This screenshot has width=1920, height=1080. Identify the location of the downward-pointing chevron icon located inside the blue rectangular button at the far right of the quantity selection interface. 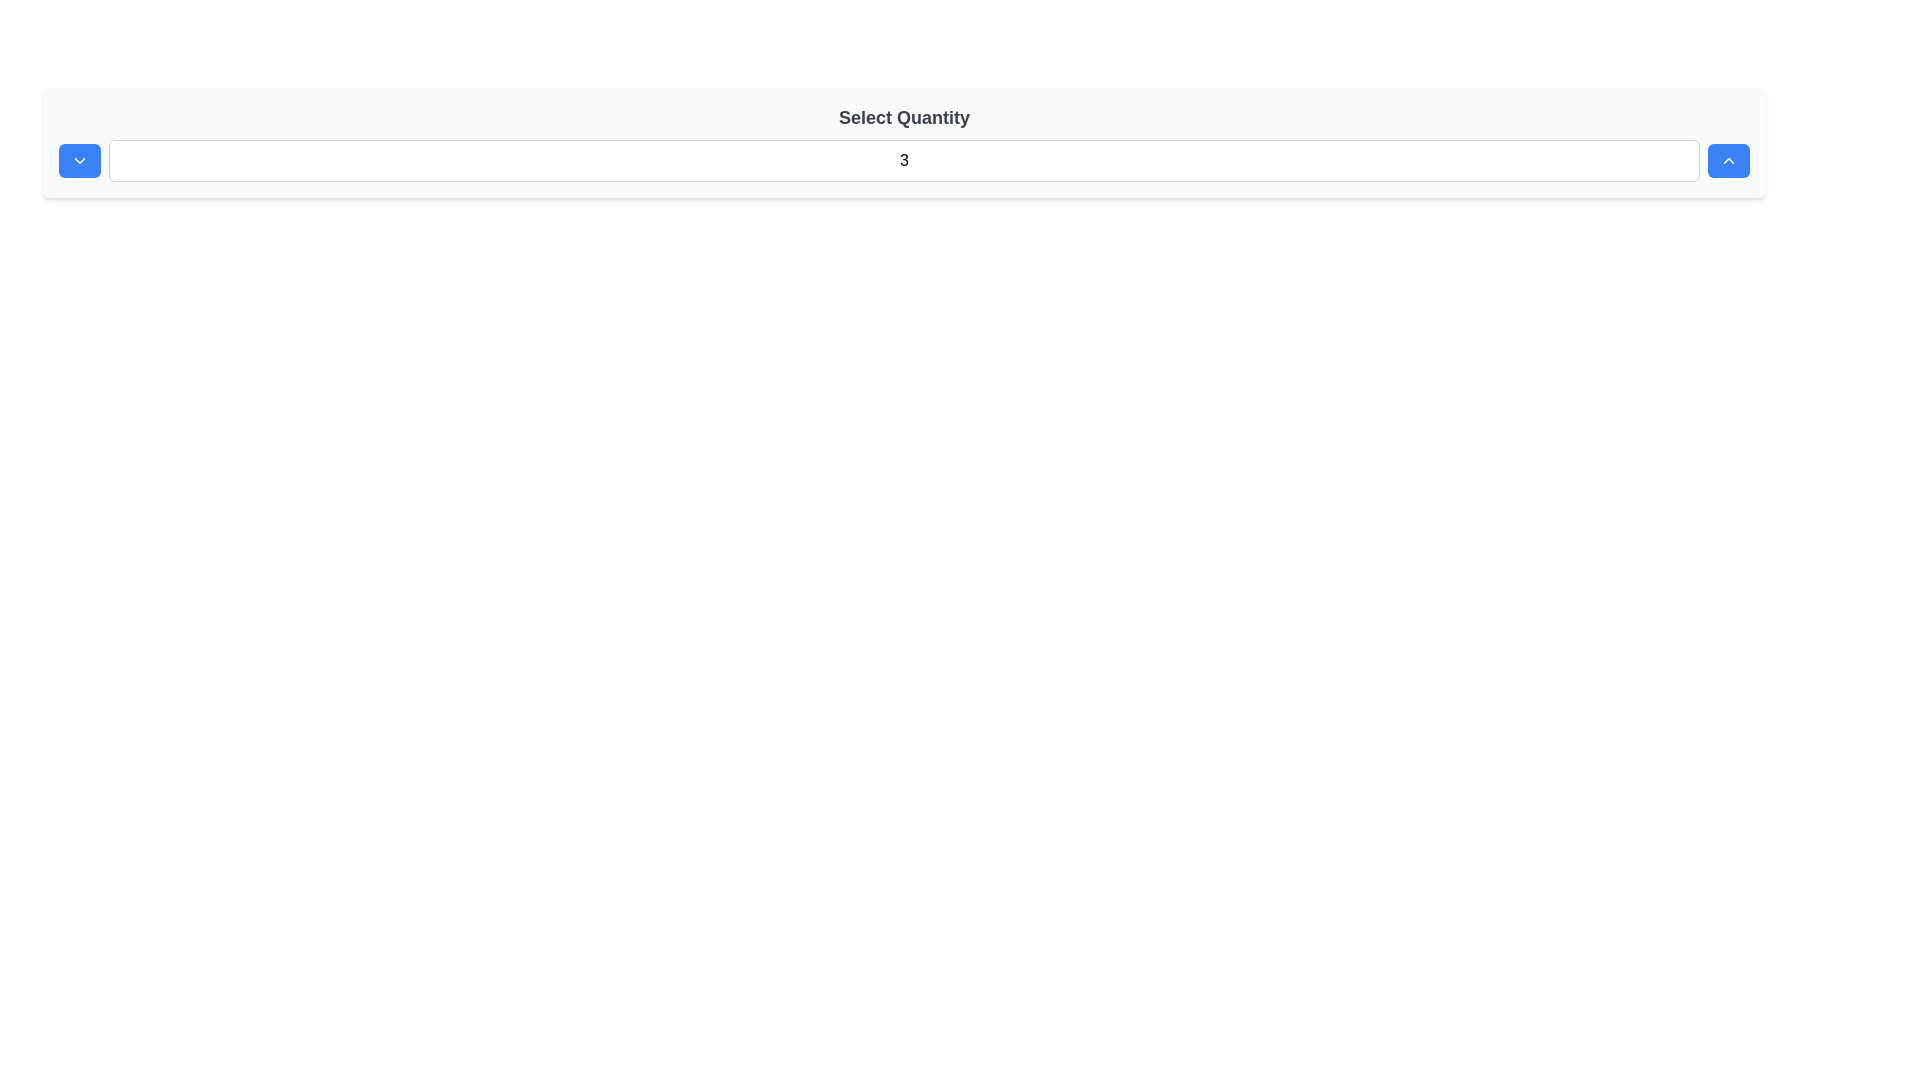
(80, 160).